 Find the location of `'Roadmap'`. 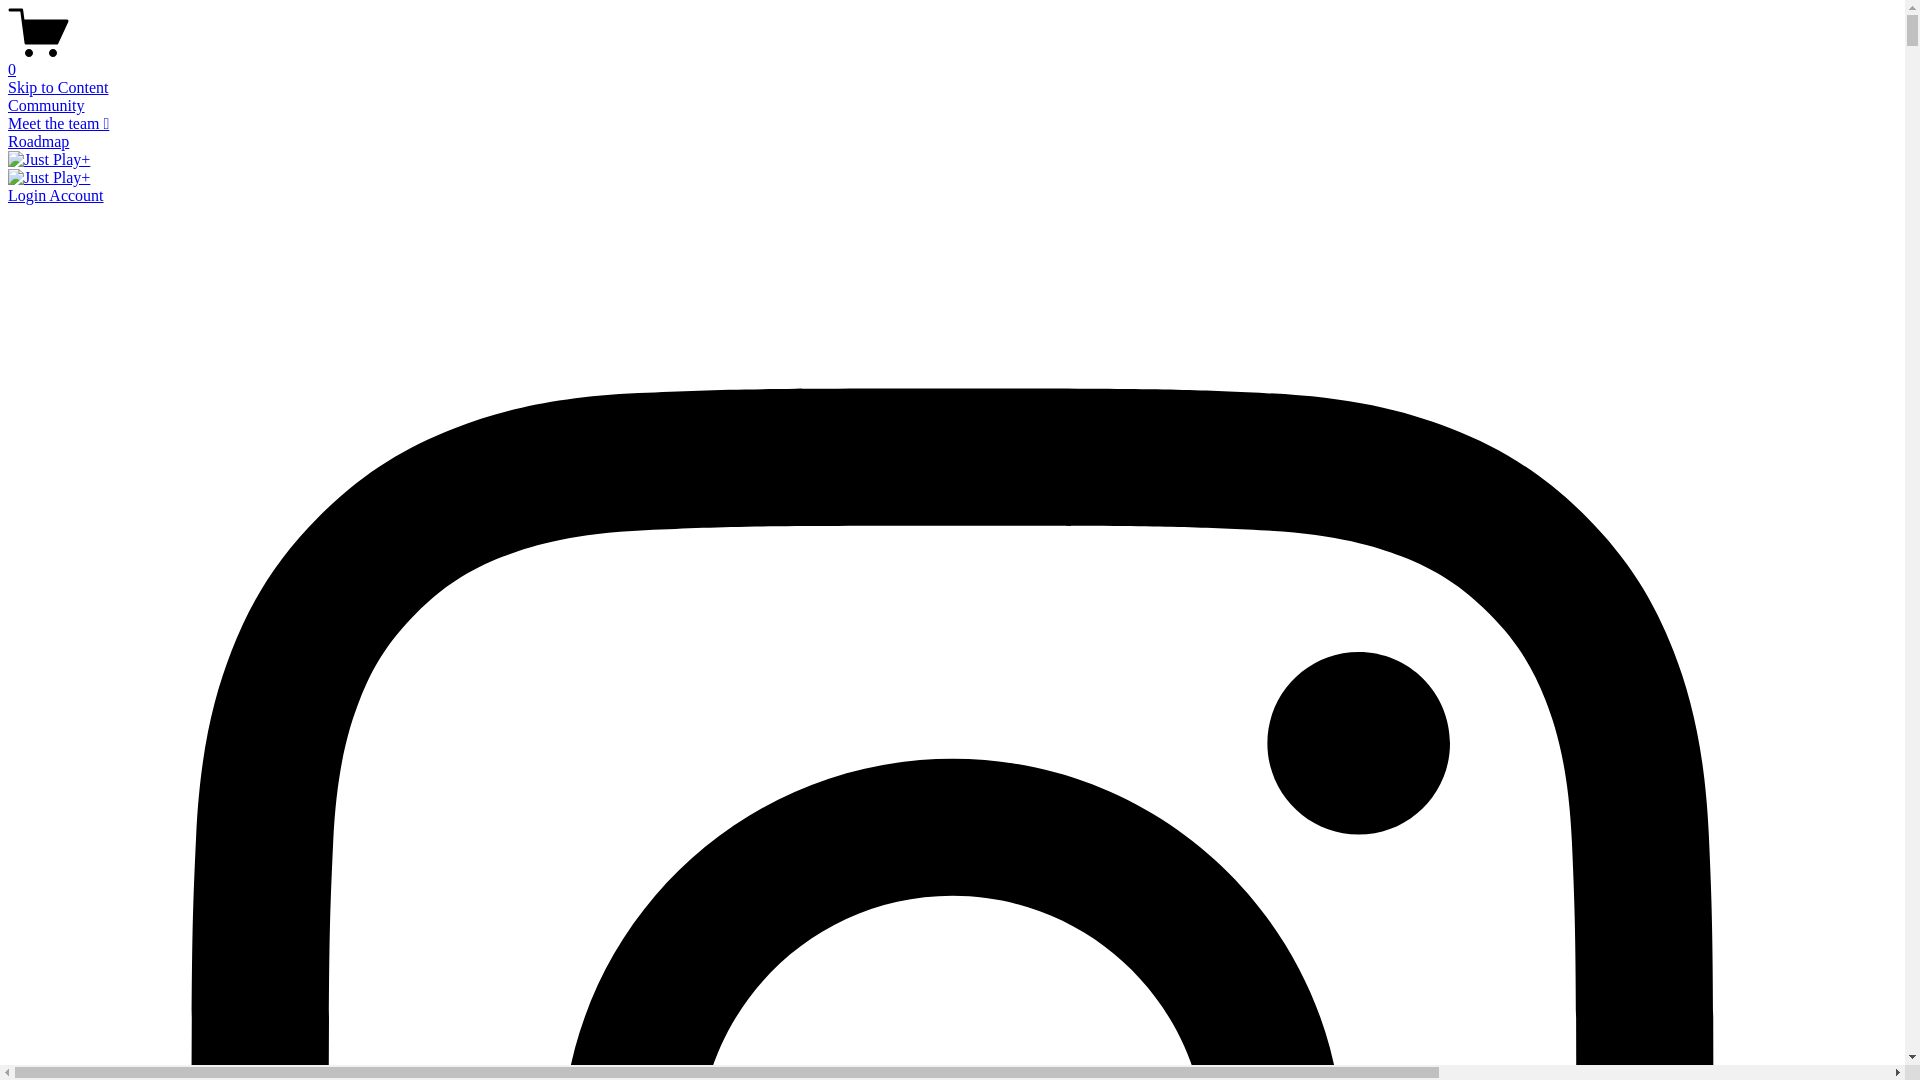

'Roadmap' is located at coordinates (38, 140).